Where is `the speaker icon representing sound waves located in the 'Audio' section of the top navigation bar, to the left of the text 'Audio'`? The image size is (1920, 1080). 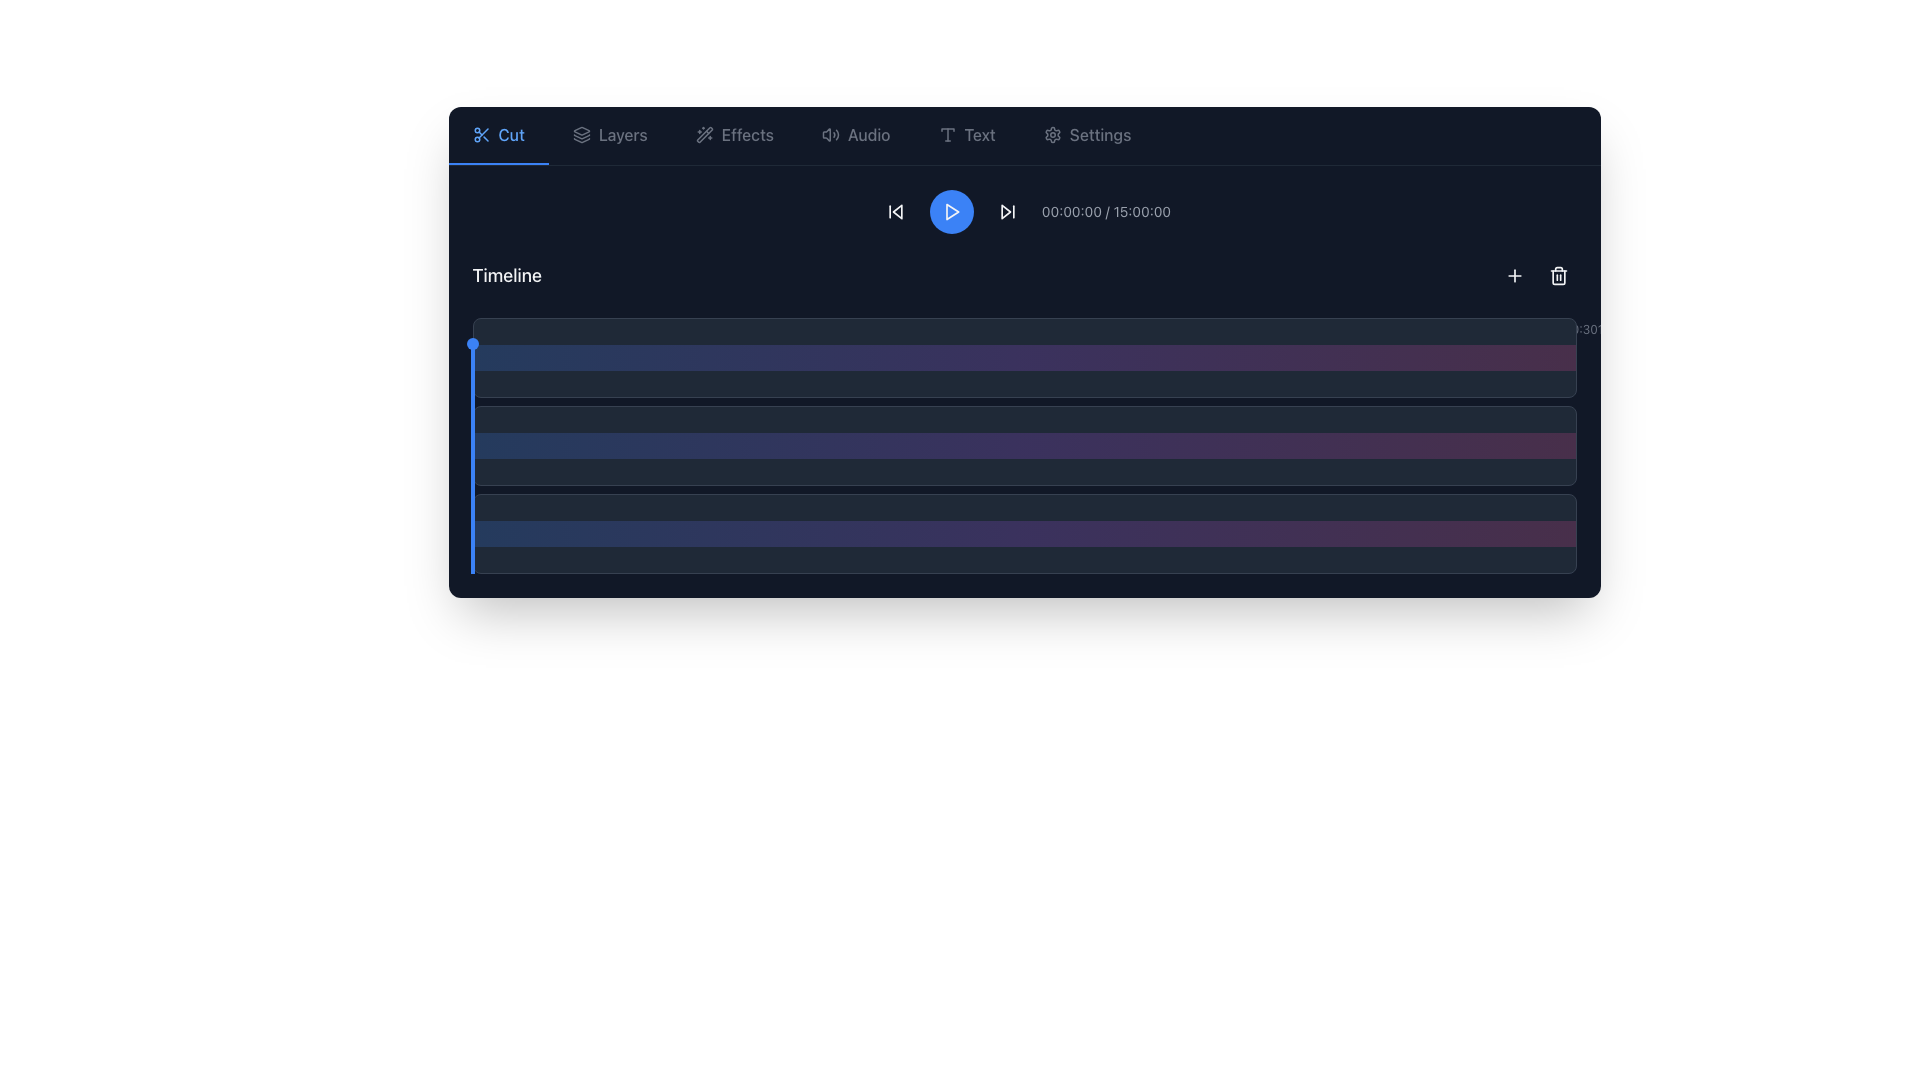
the speaker icon representing sound waves located in the 'Audio' section of the top navigation bar, to the left of the text 'Audio' is located at coordinates (830, 135).